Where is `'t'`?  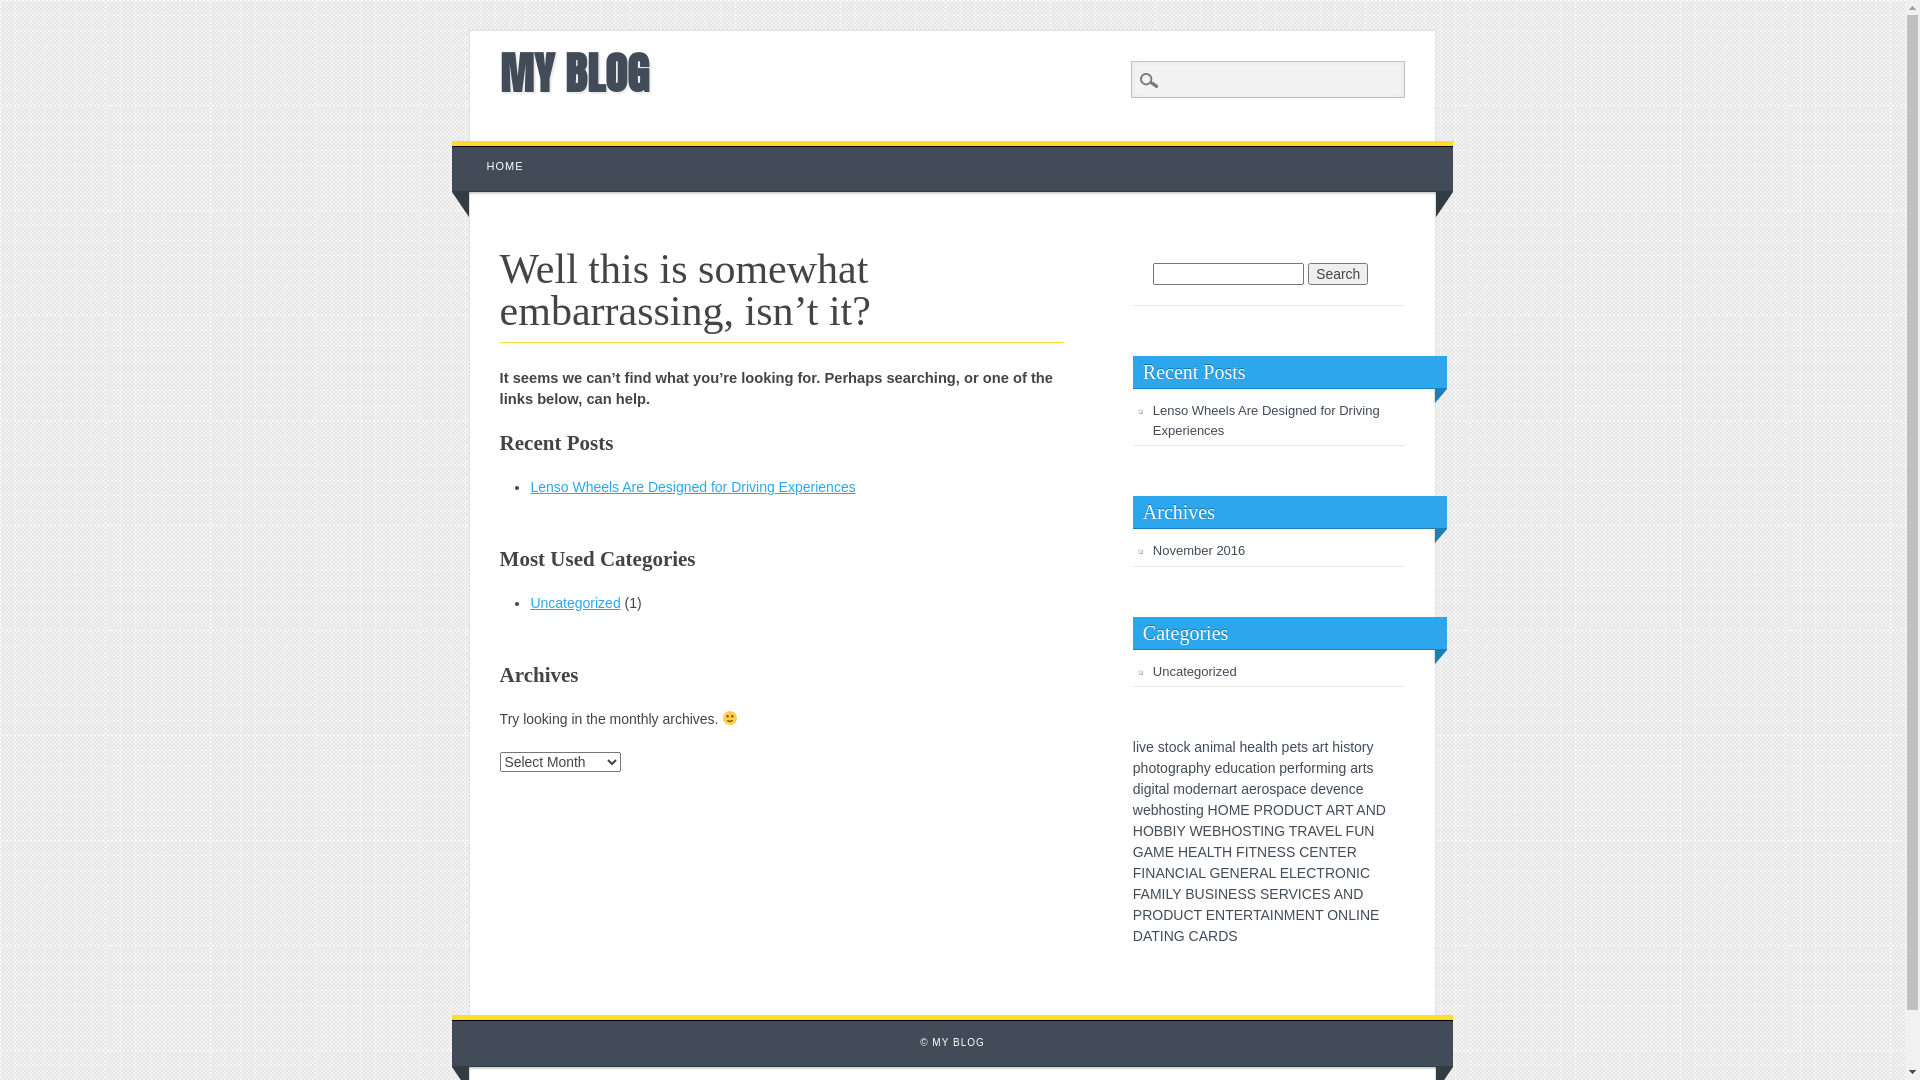 't' is located at coordinates (1157, 766).